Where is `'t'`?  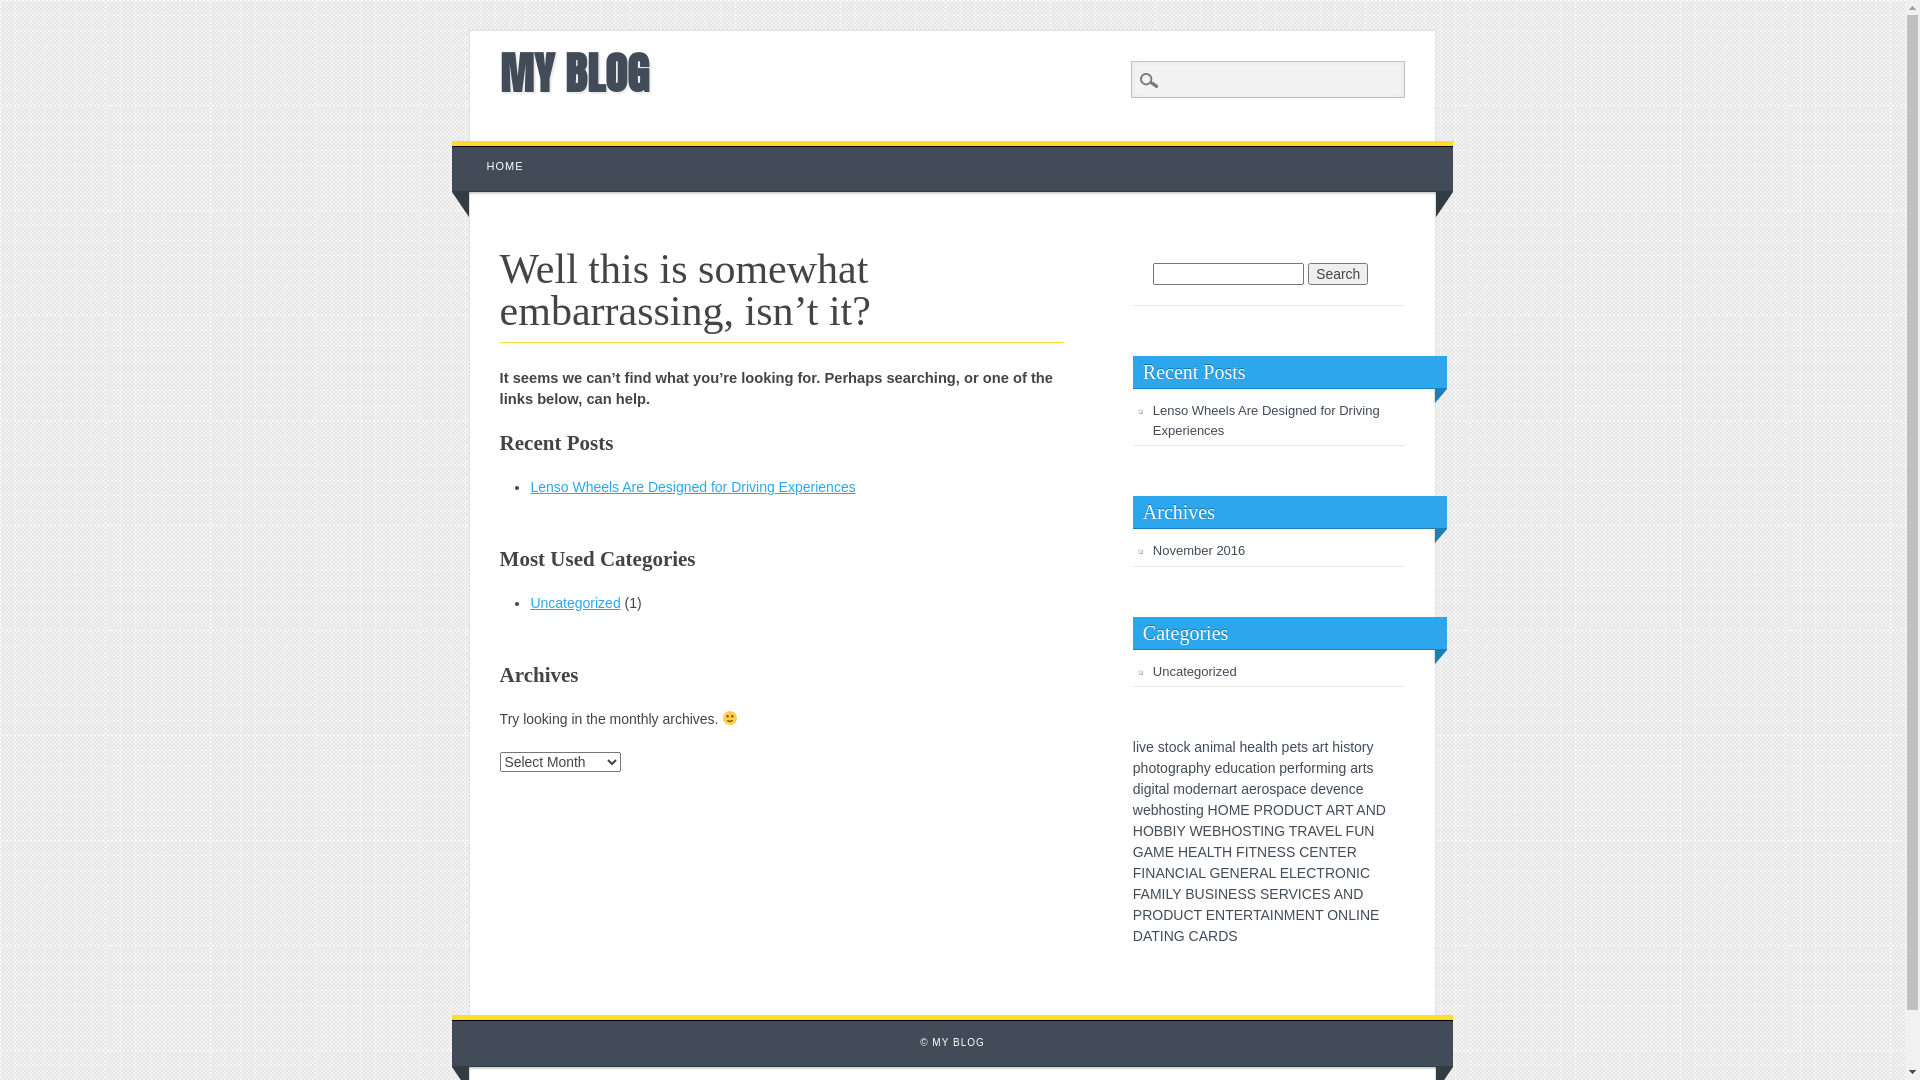 't' is located at coordinates (1157, 766).